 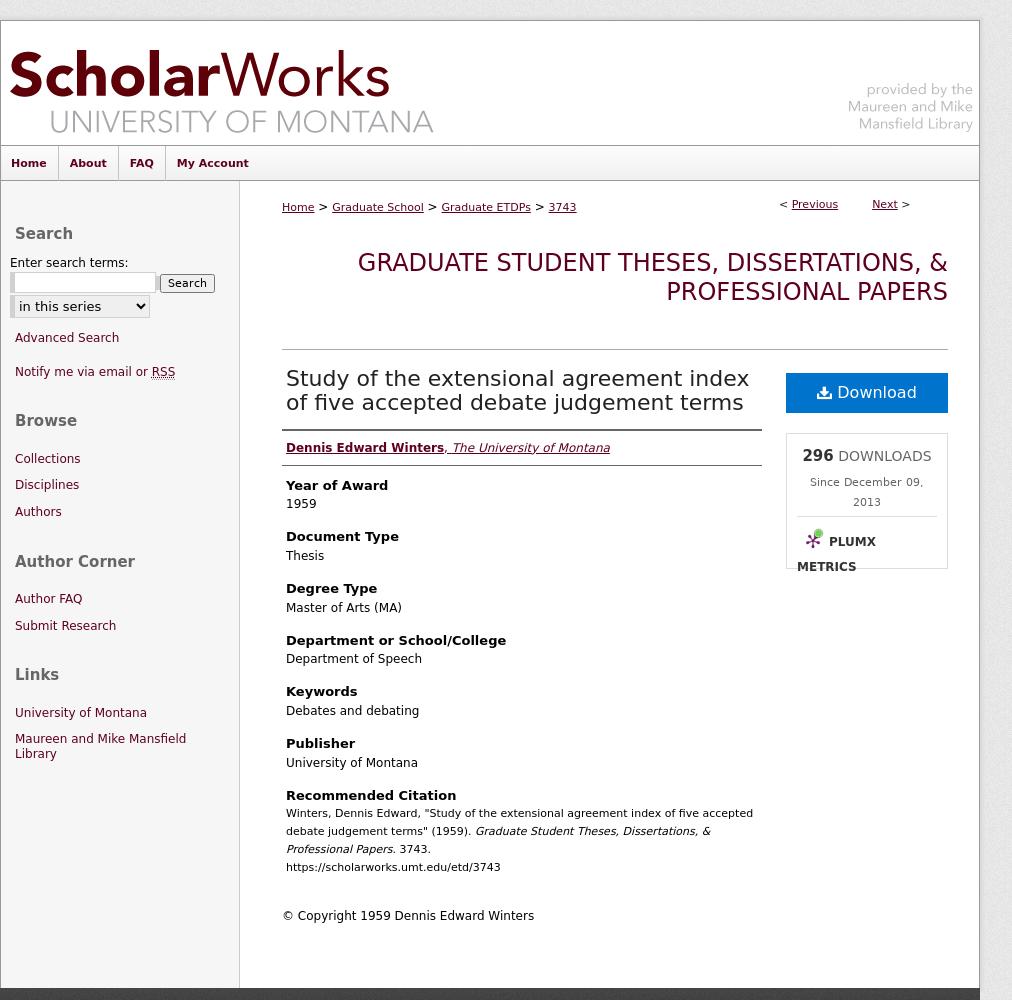 I want to click on 'Links', so click(x=36, y=675).